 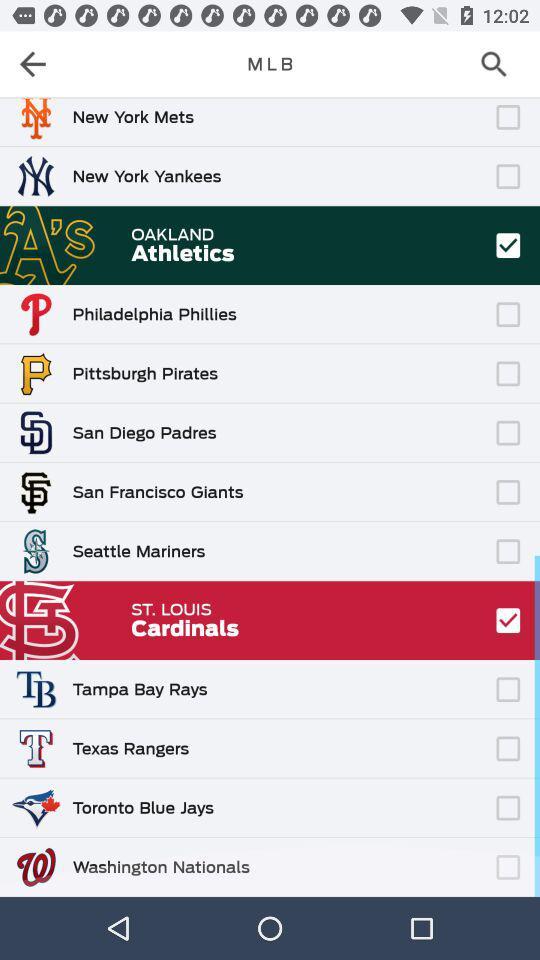 What do you see at coordinates (39, 64) in the screenshot?
I see `go back` at bounding box center [39, 64].